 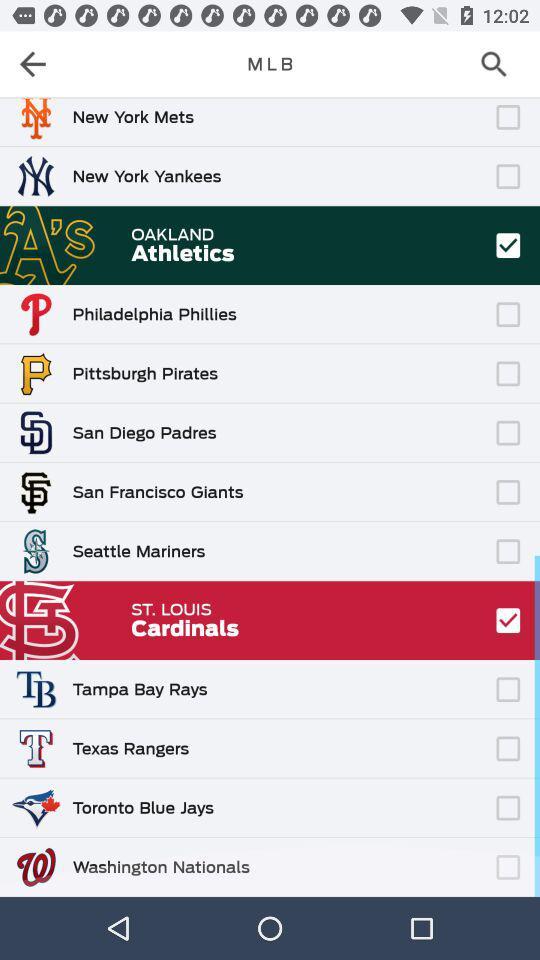 What do you see at coordinates (39, 64) in the screenshot?
I see `go back` at bounding box center [39, 64].